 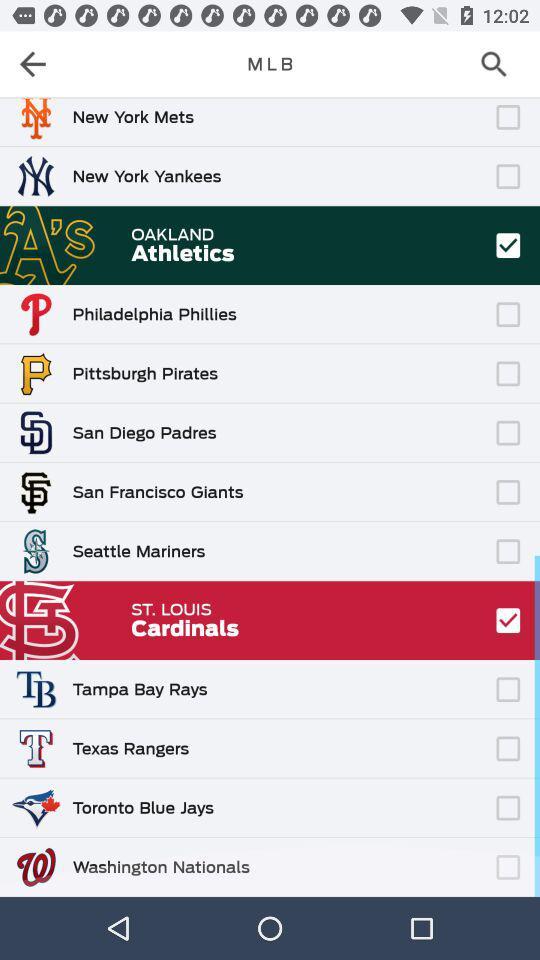 What do you see at coordinates (39, 64) in the screenshot?
I see `go back` at bounding box center [39, 64].